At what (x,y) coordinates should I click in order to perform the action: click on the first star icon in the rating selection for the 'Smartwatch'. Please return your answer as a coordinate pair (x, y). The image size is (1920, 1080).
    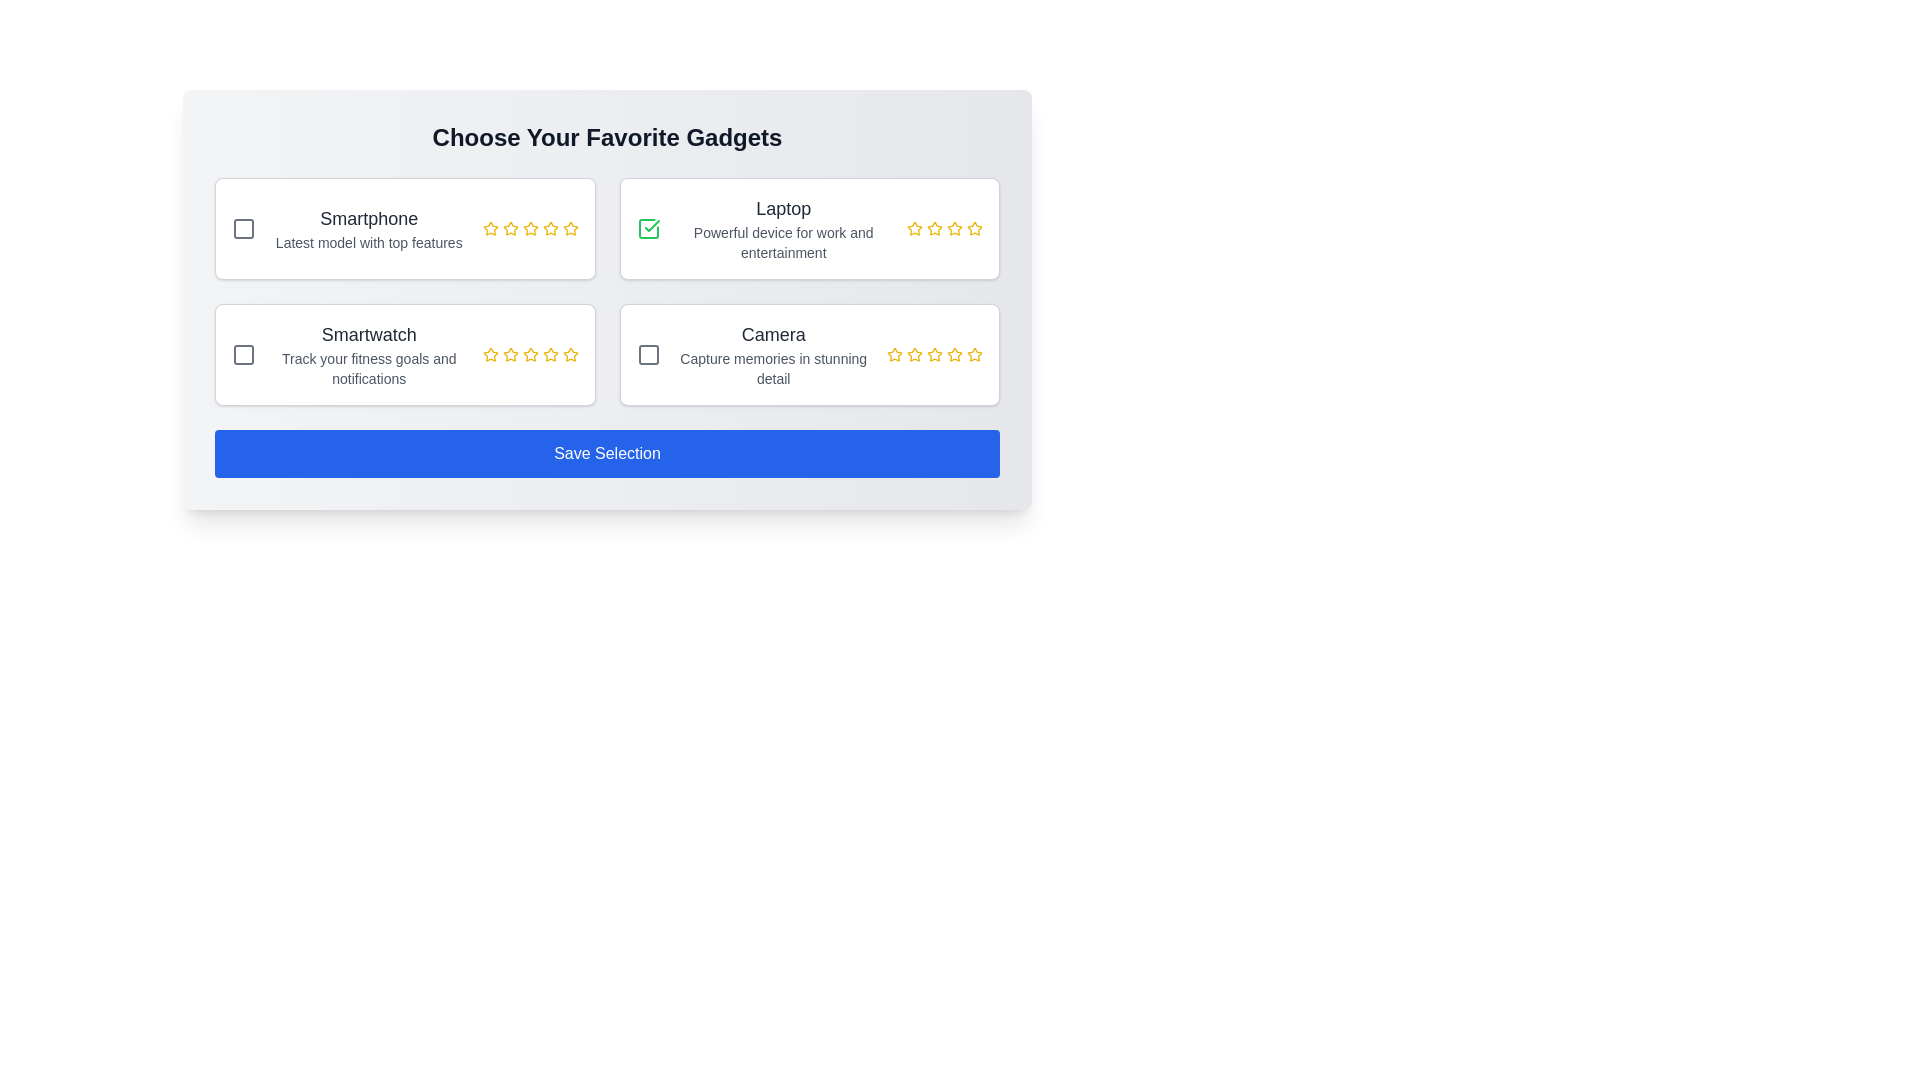
    Looking at the image, I should click on (490, 353).